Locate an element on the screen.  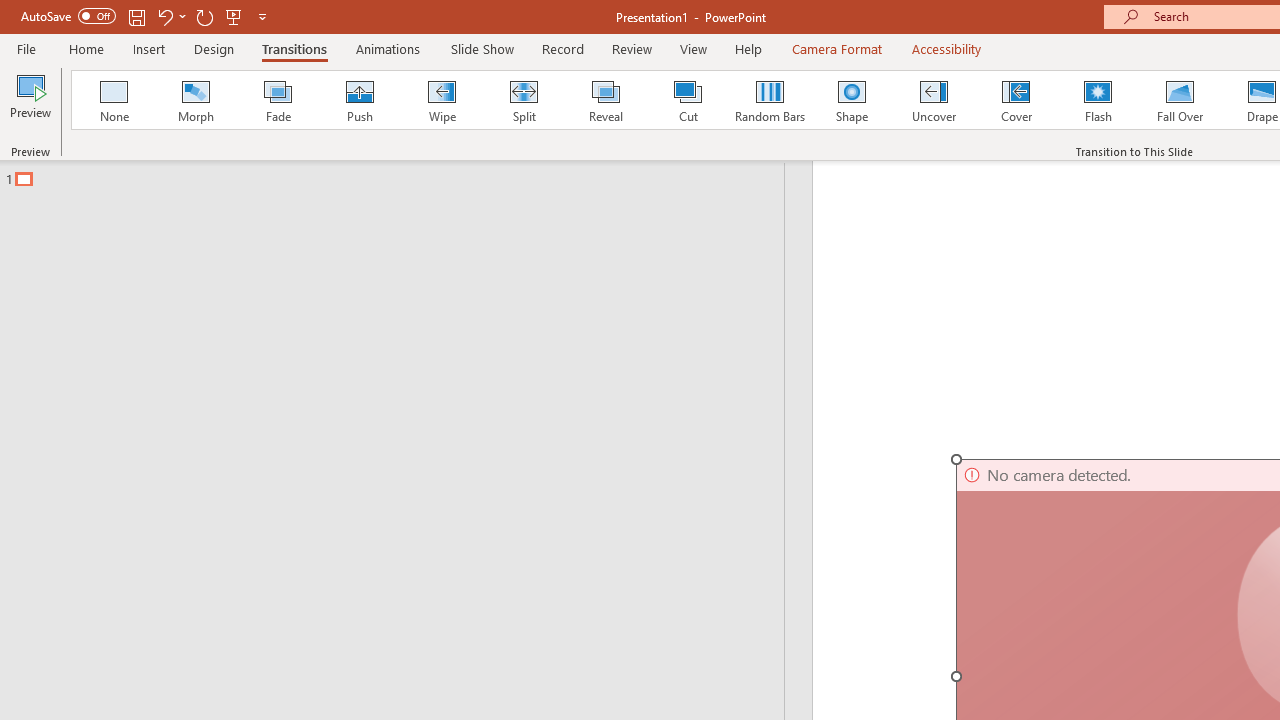
'None' is located at coordinates (112, 100).